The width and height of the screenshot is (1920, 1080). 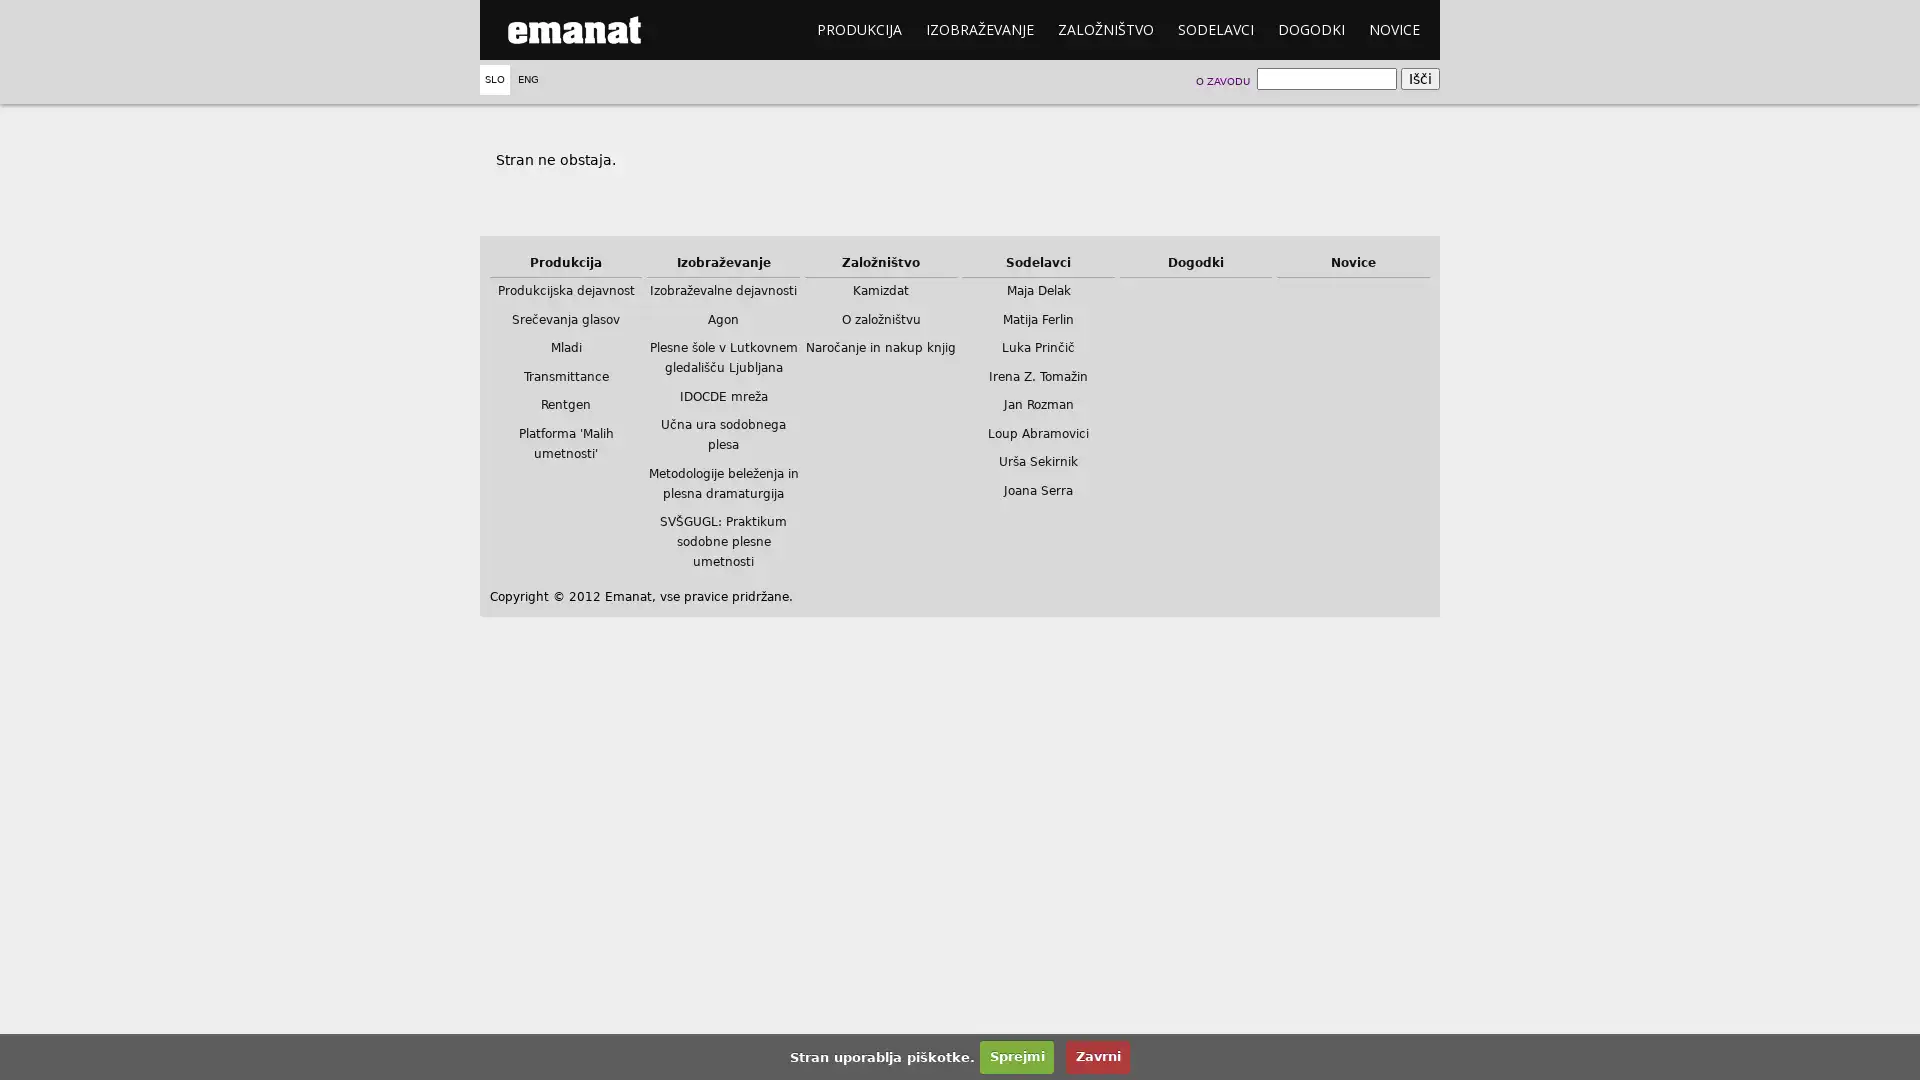 I want to click on Isci, so click(x=1419, y=77).